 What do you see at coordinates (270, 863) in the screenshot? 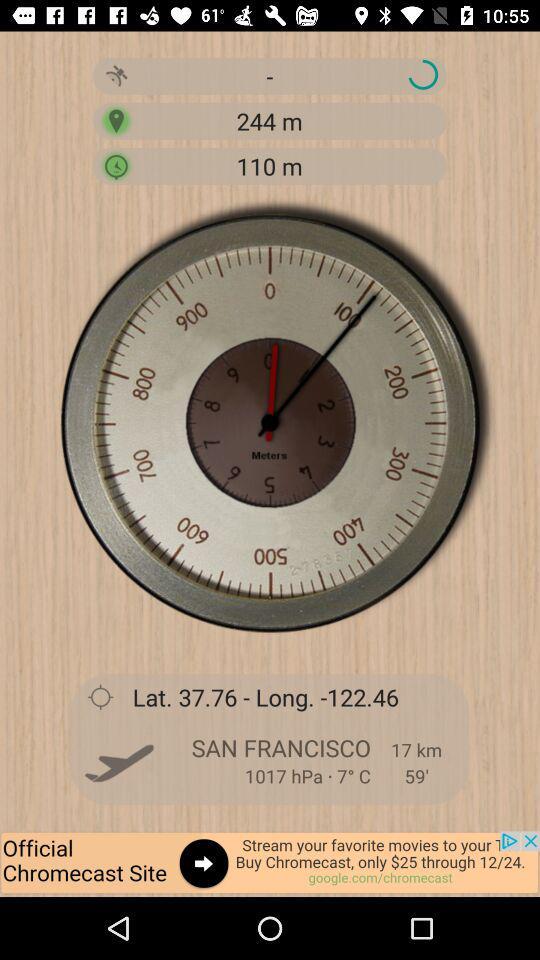
I see `click on the advertisement` at bounding box center [270, 863].